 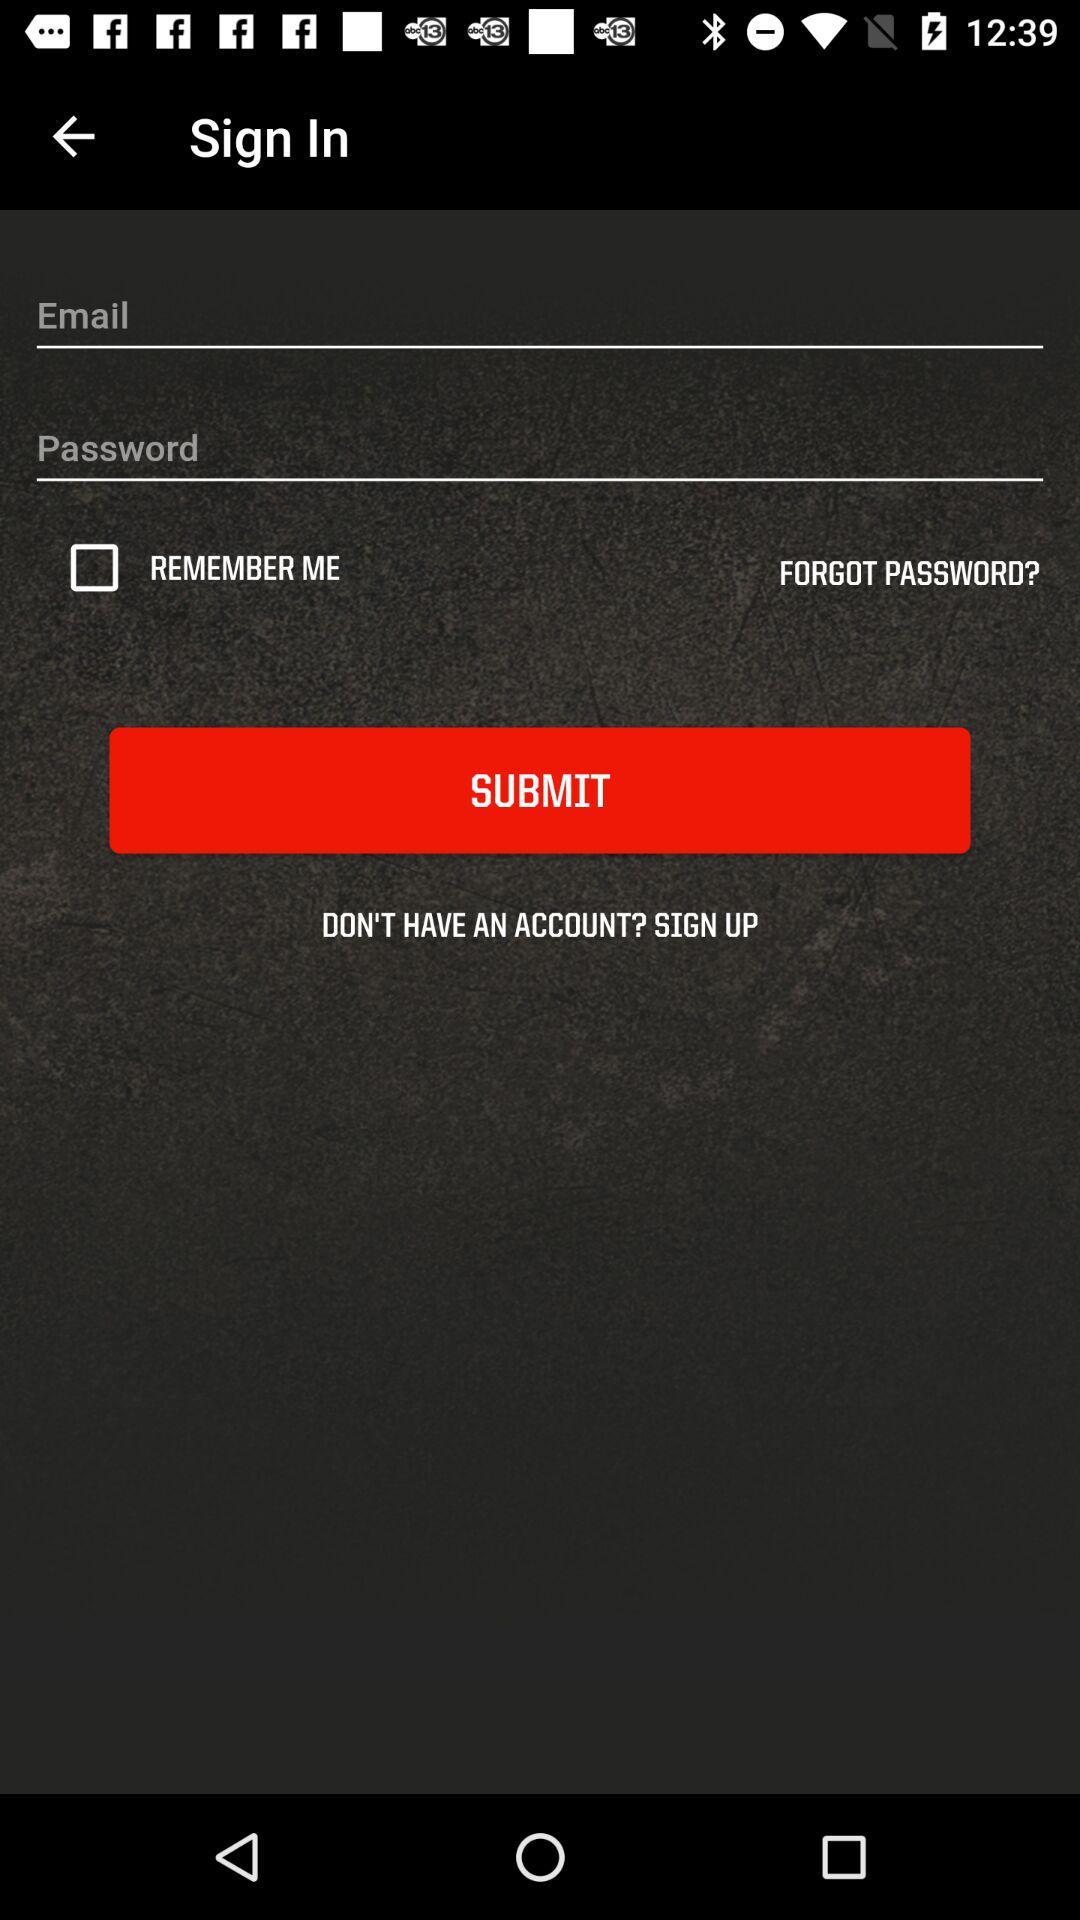 I want to click on don t have icon, so click(x=540, y=923).